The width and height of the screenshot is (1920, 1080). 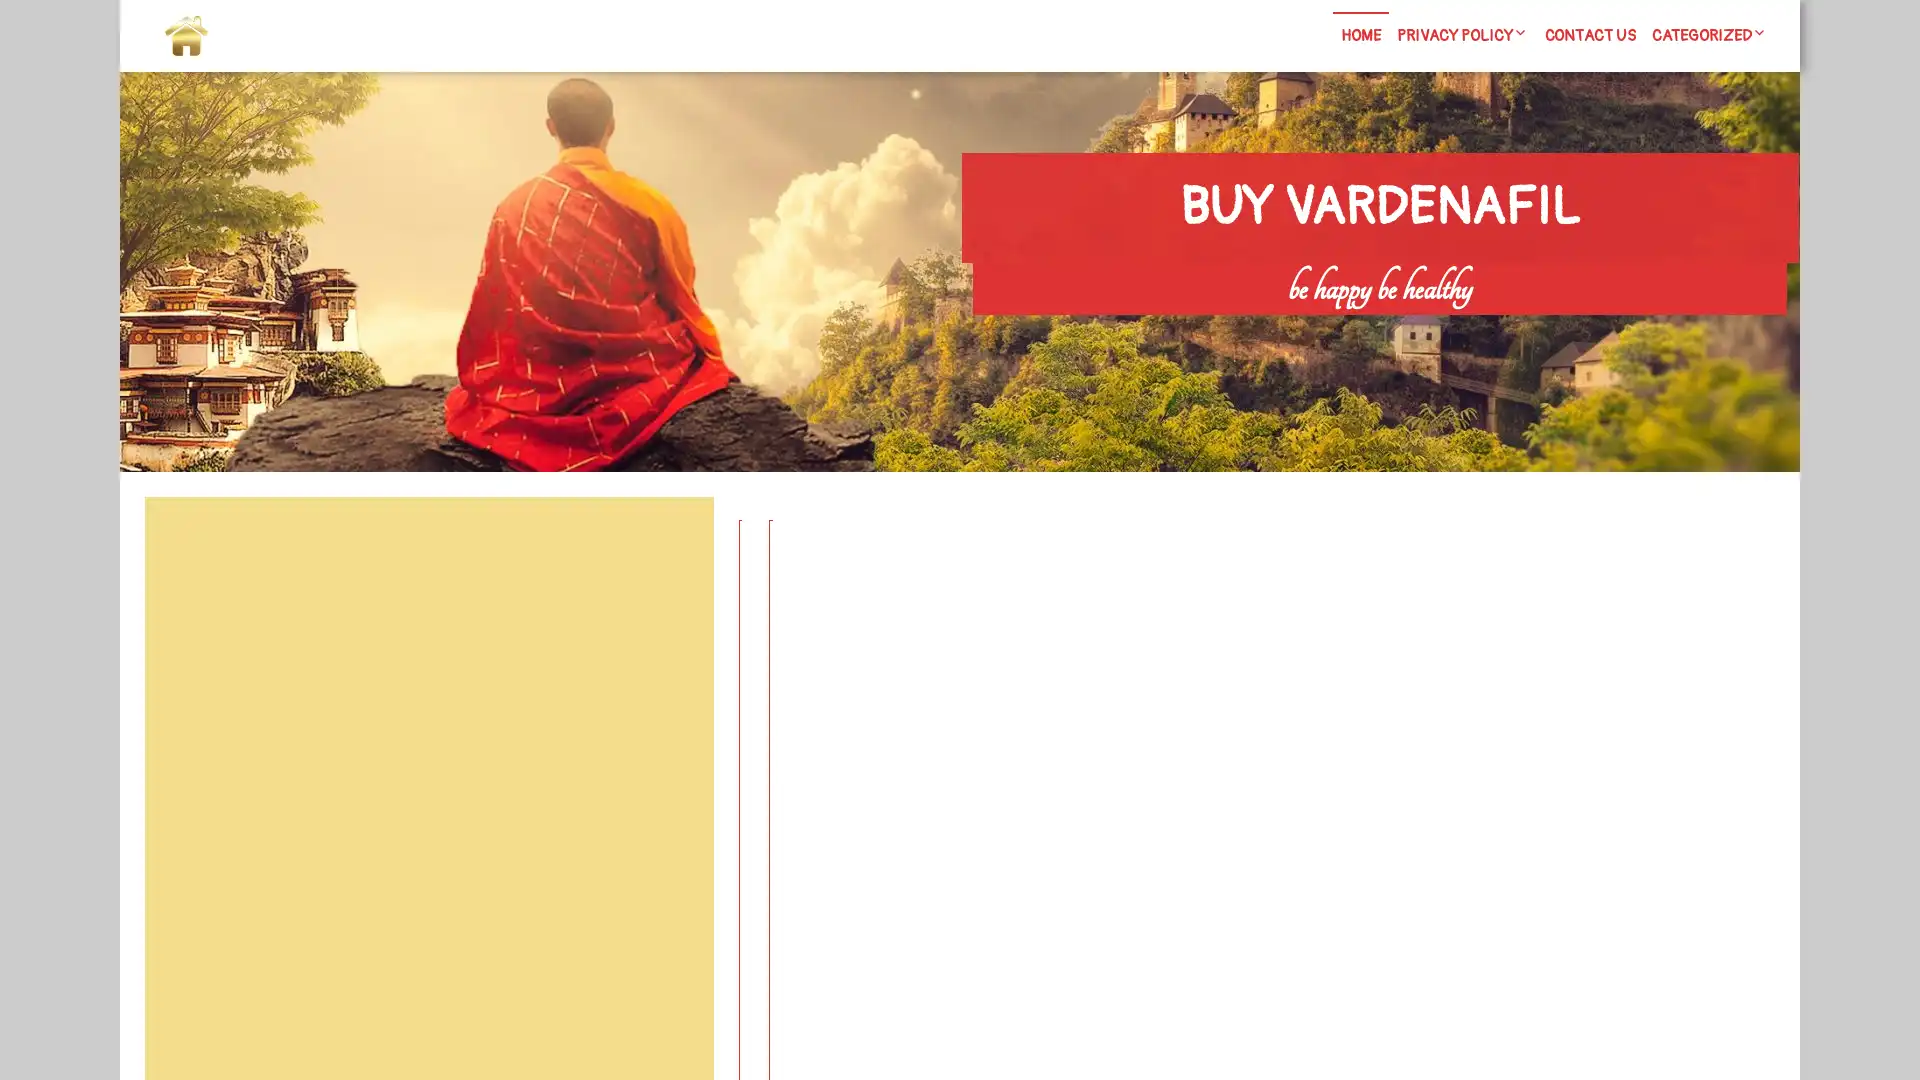 What do you see at coordinates (667, 545) in the screenshot?
I see `Search` at bounding box center [667, 545].